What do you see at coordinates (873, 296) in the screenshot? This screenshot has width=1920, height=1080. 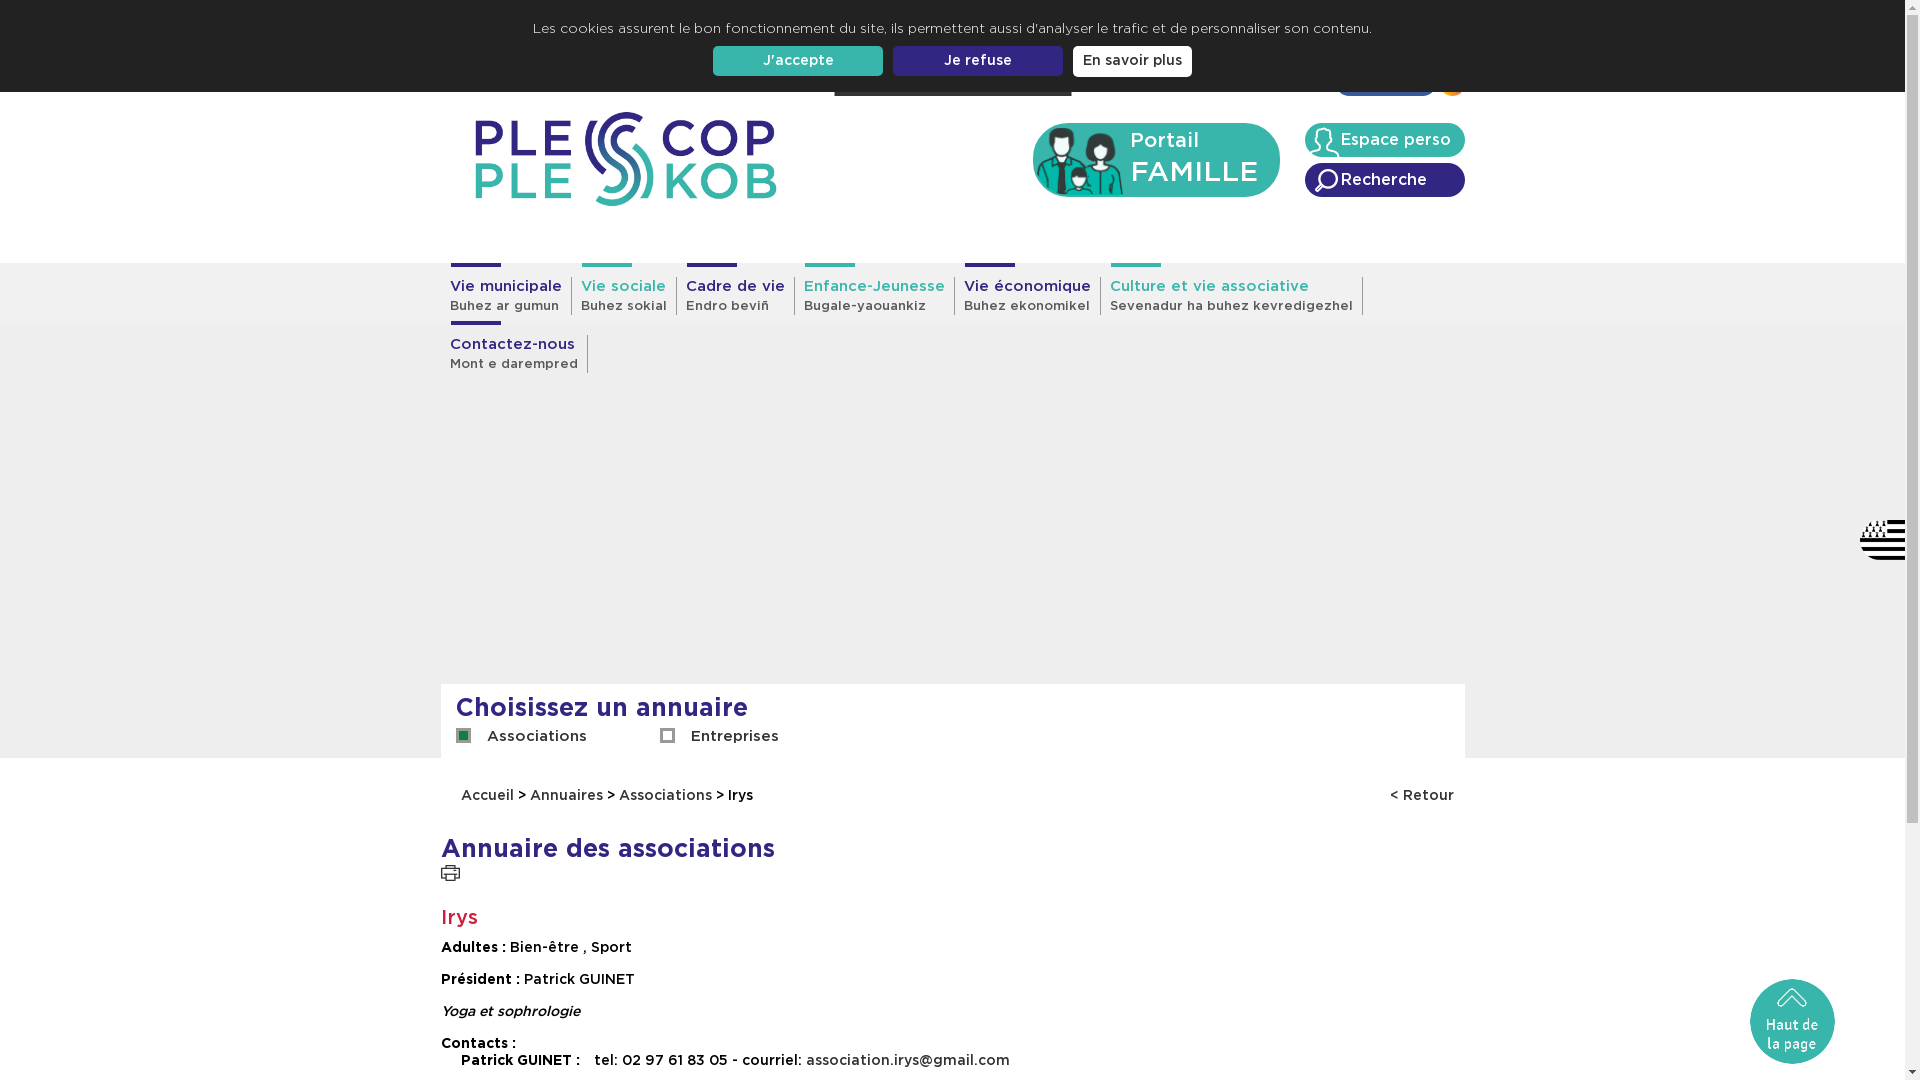 I see `'Enfance-Jeunesse` at bounding box center [873, 296].